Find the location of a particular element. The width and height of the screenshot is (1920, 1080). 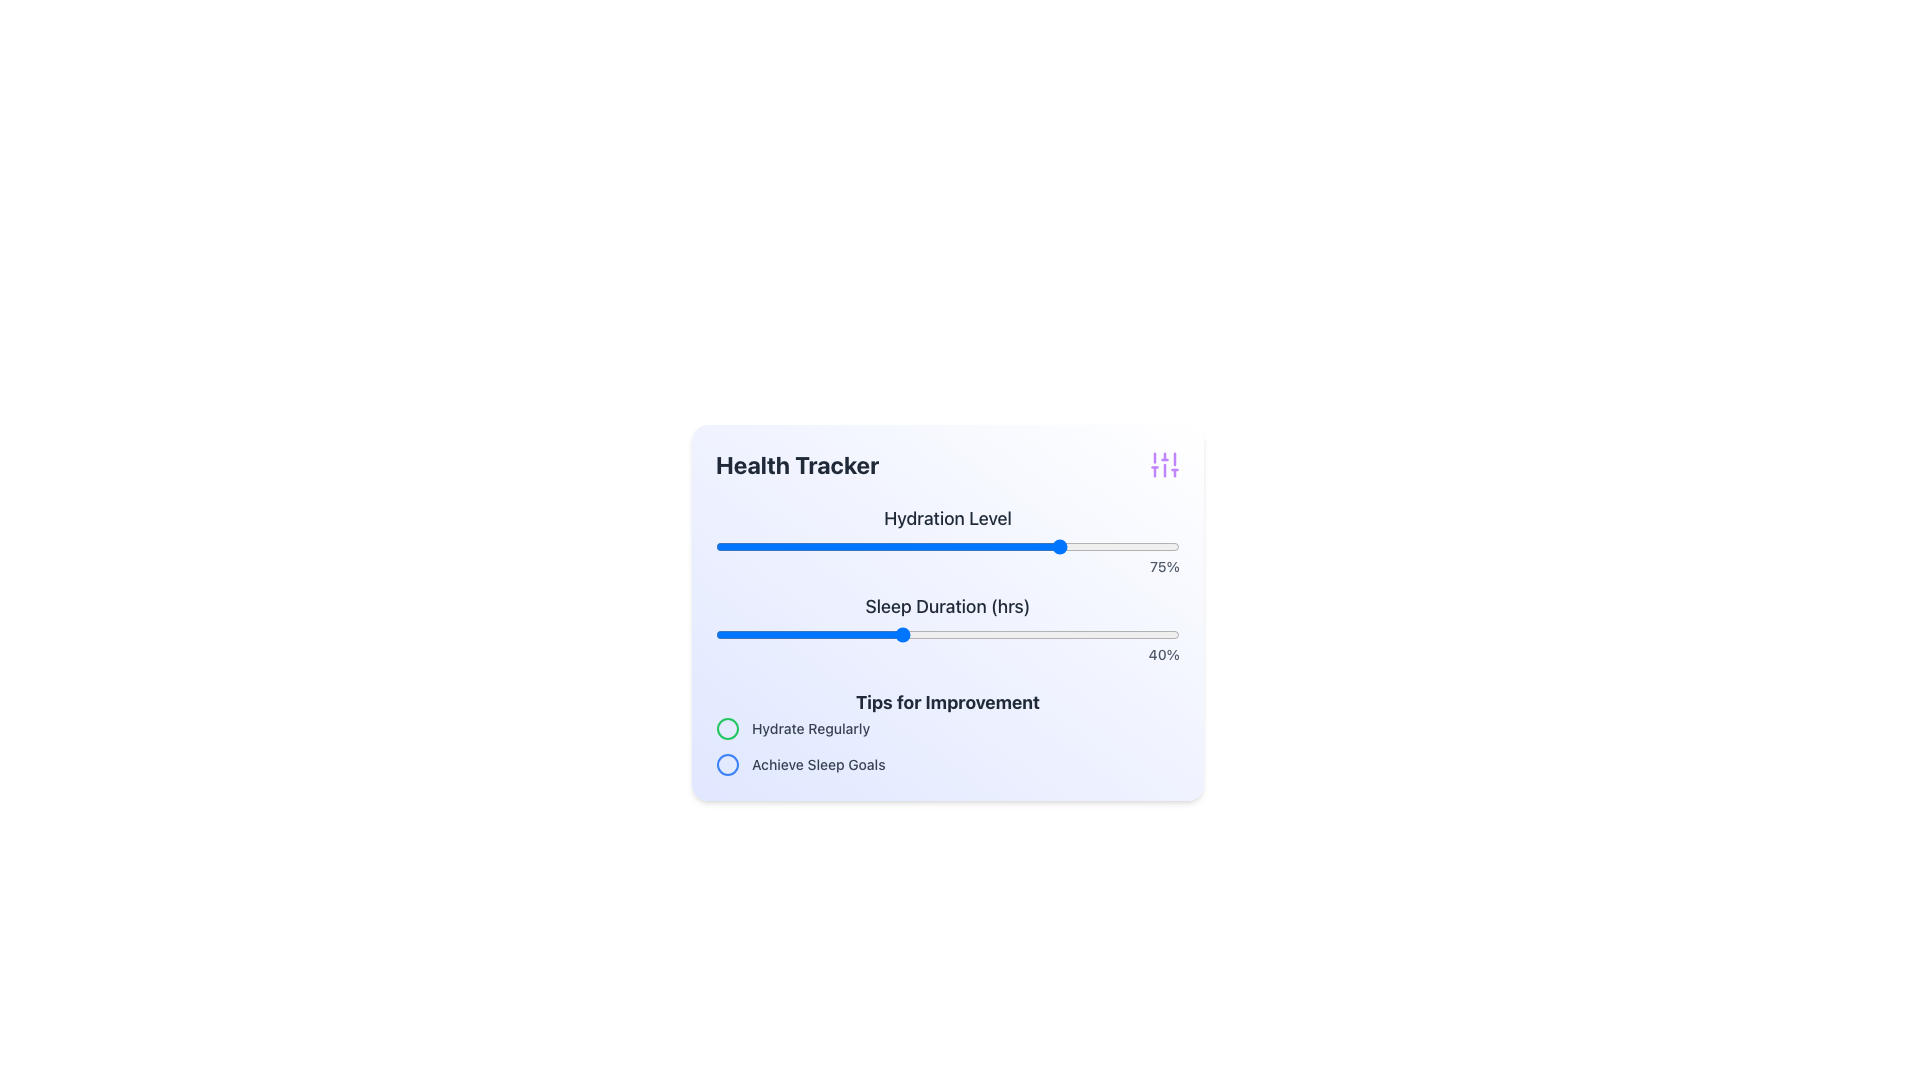

the sleep duration is located at coordinates (1036, 635).